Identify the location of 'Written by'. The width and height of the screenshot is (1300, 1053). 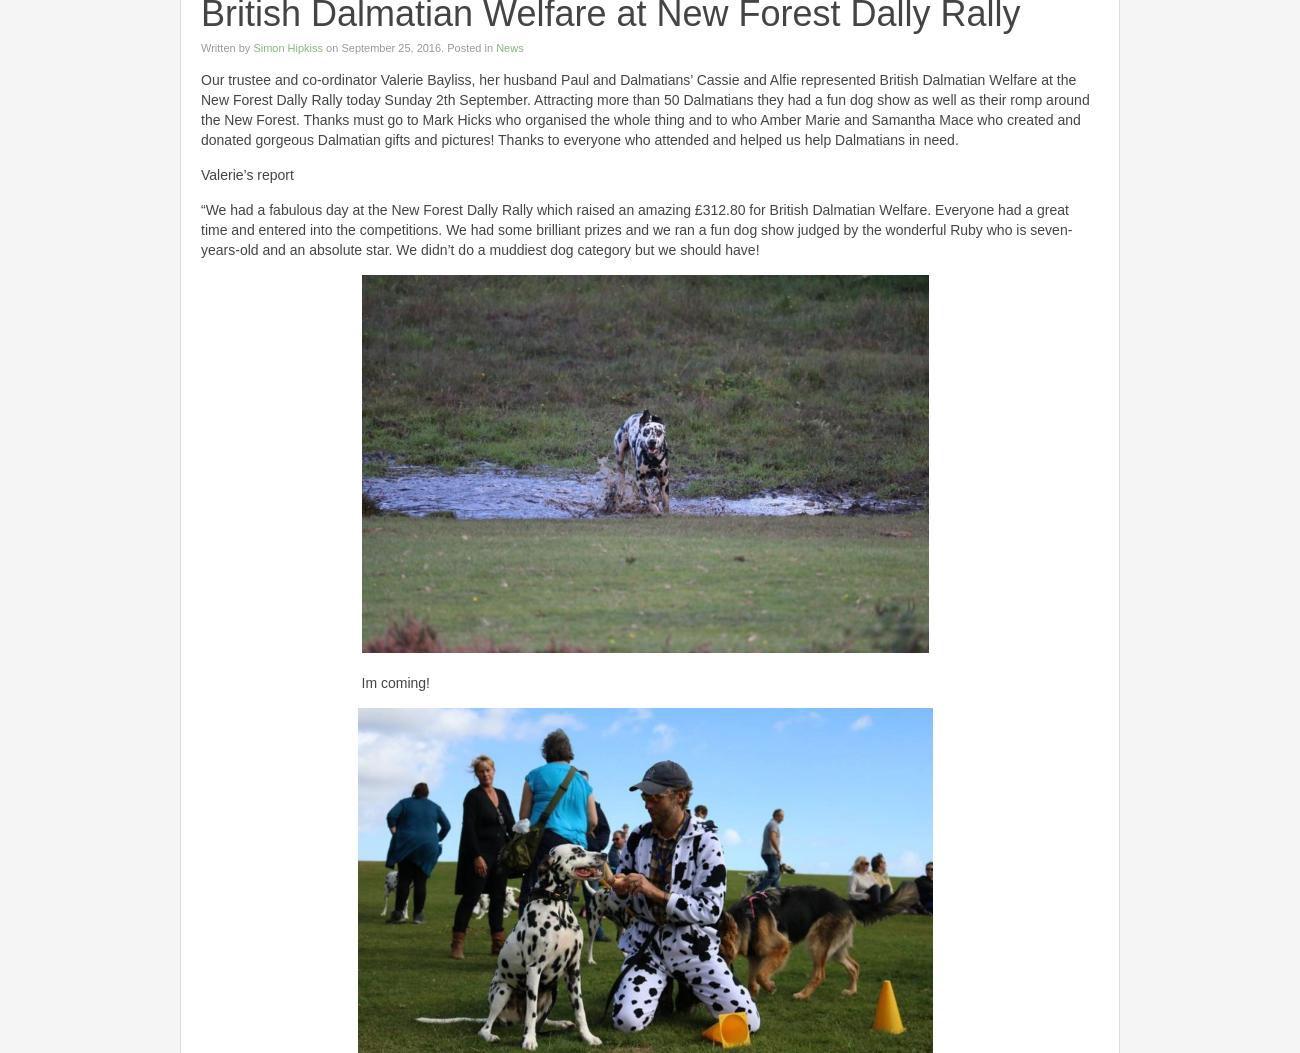
(225, 48).